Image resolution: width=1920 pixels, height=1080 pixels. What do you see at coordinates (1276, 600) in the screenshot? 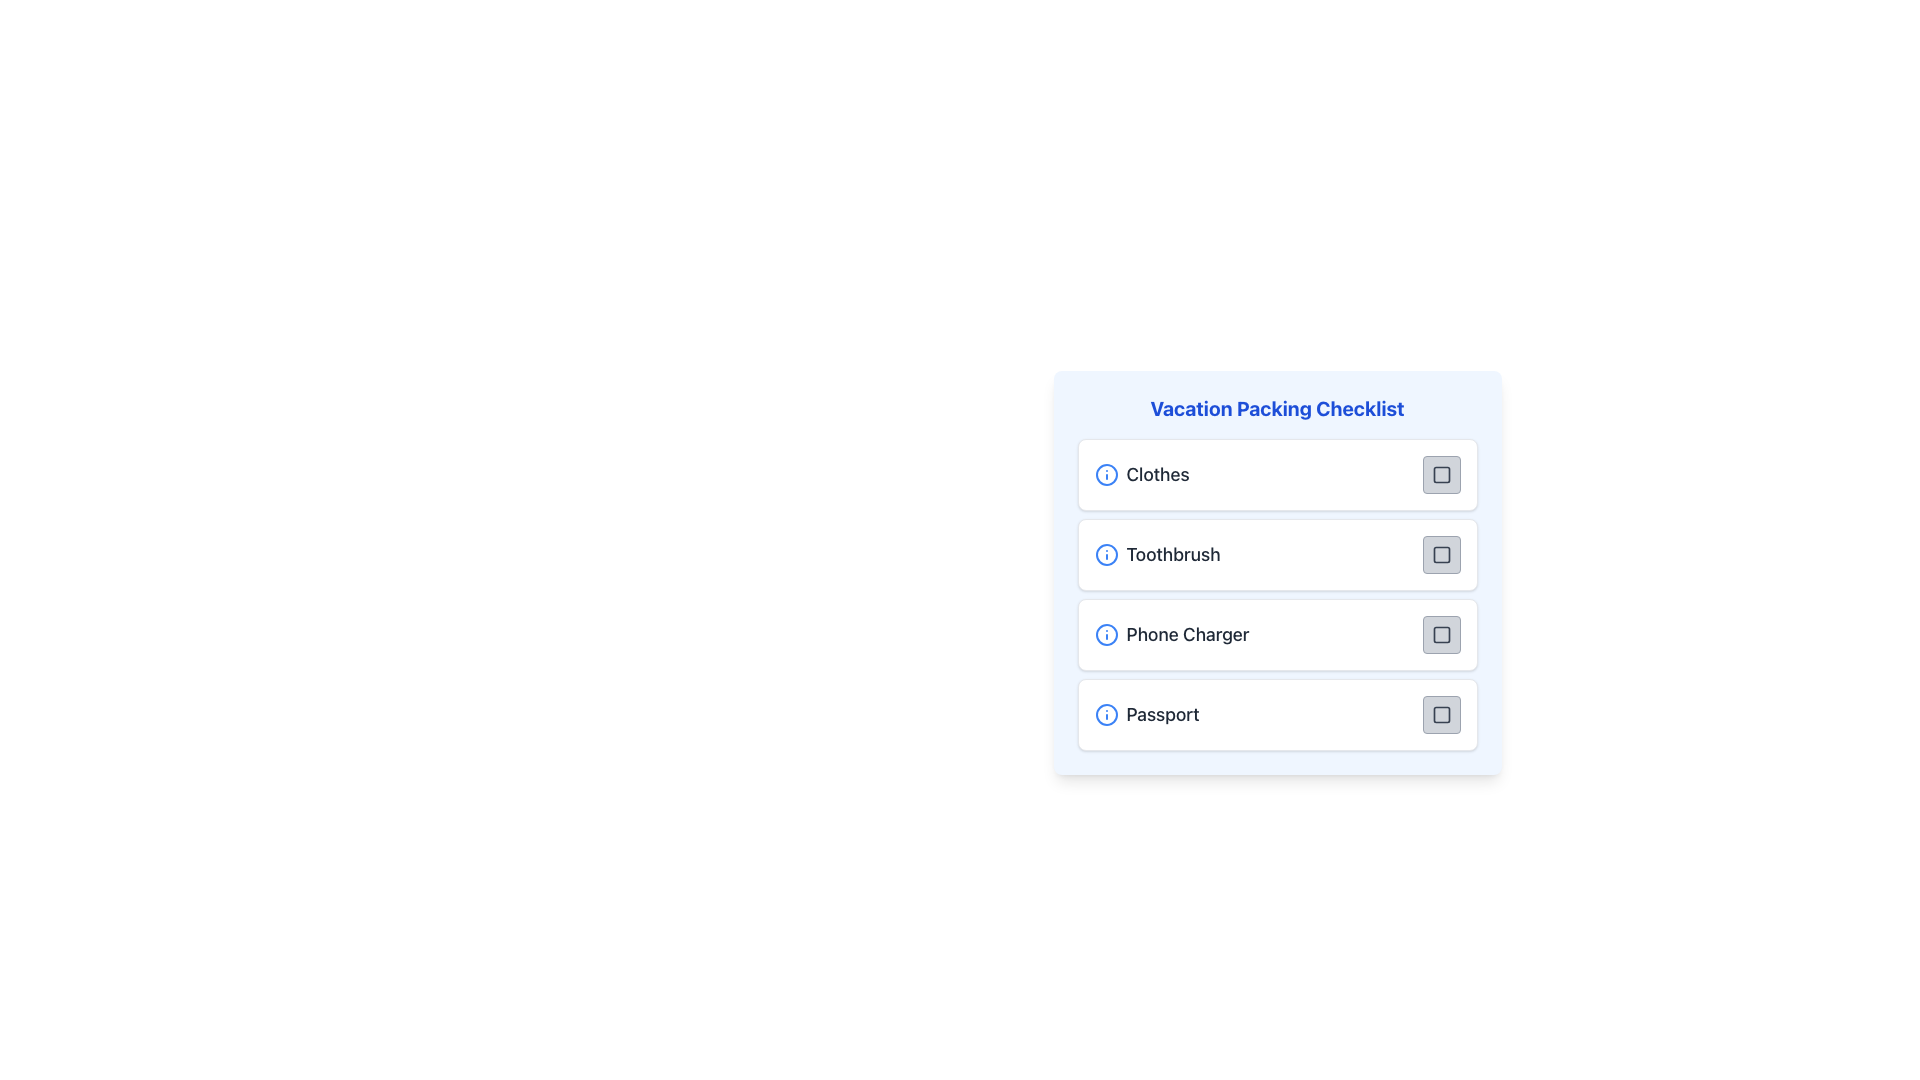
I see `the third checklist item for 'Vacation Packing'` at bounding box center [1276, 600].